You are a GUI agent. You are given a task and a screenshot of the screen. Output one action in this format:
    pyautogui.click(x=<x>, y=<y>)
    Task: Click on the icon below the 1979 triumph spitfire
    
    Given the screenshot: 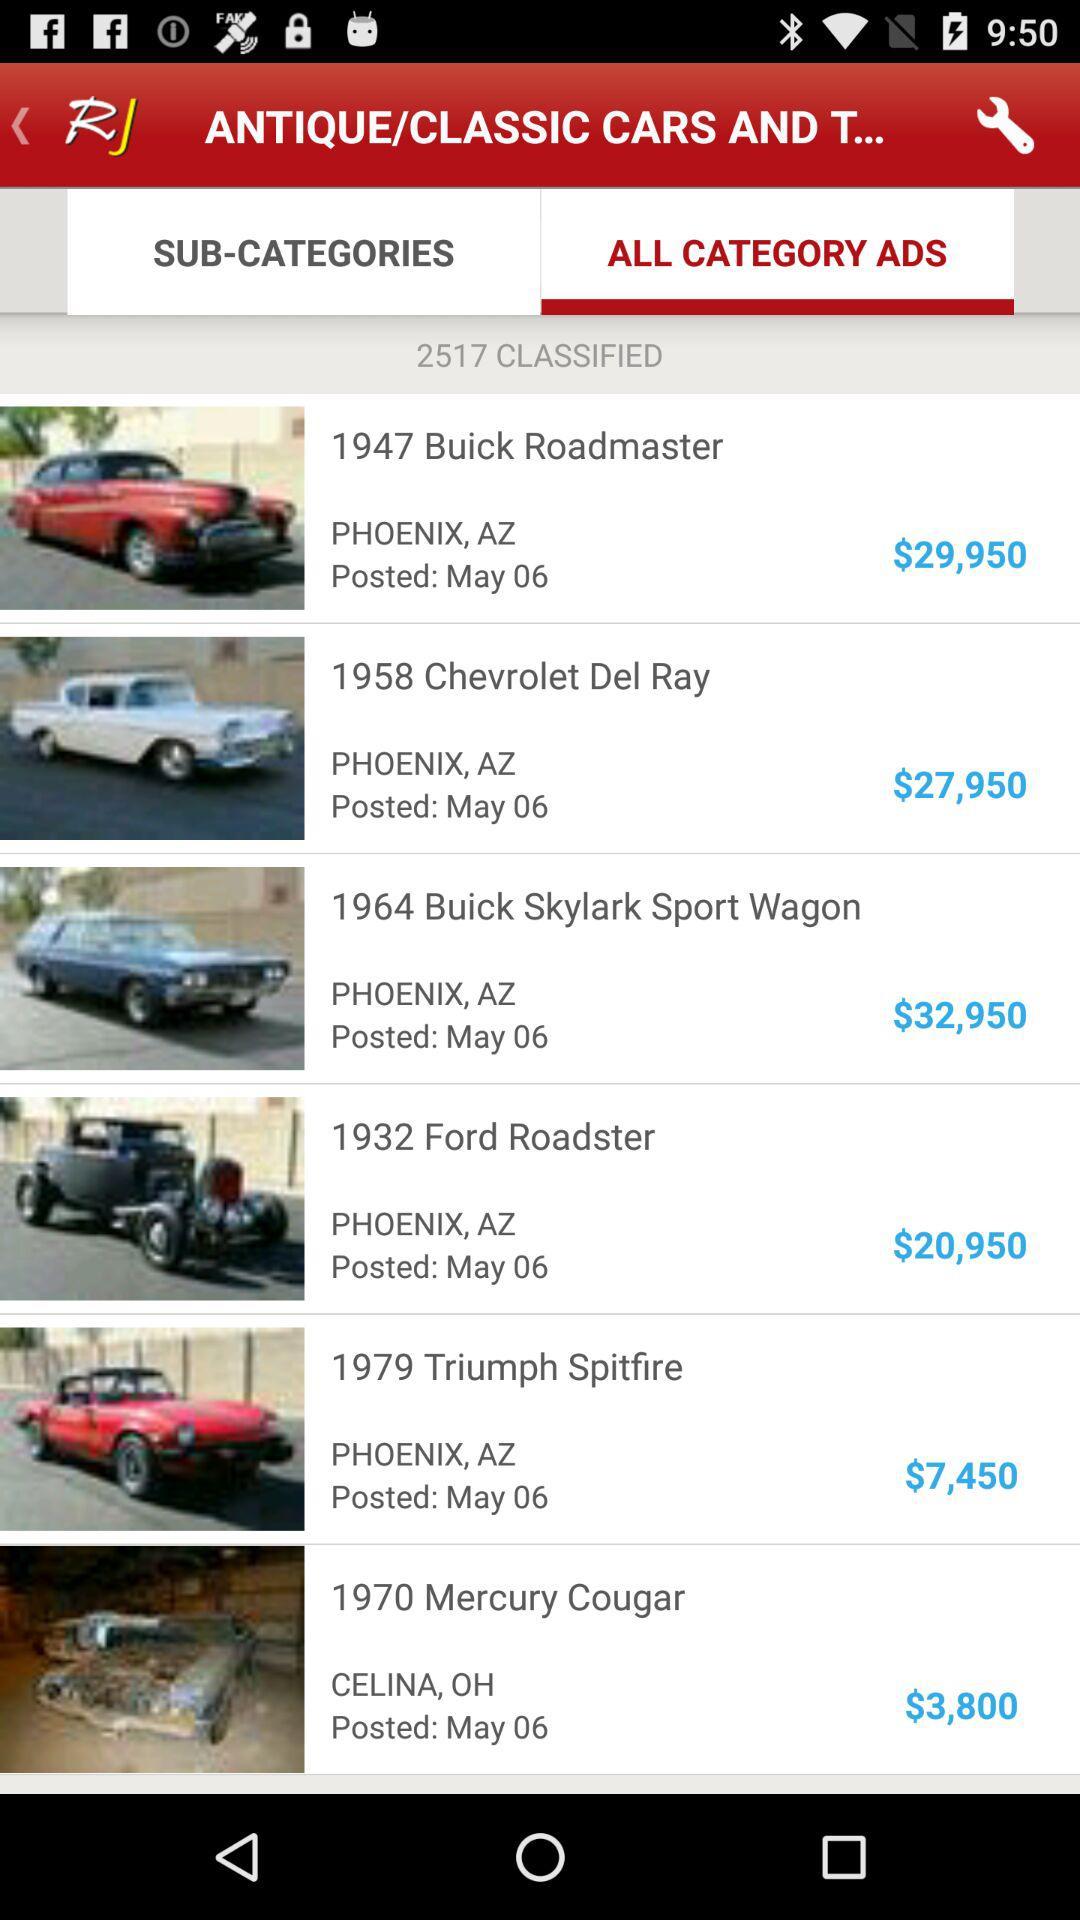 What is the action you would take?
    pyautogui.click(x=960, y=1474)
    